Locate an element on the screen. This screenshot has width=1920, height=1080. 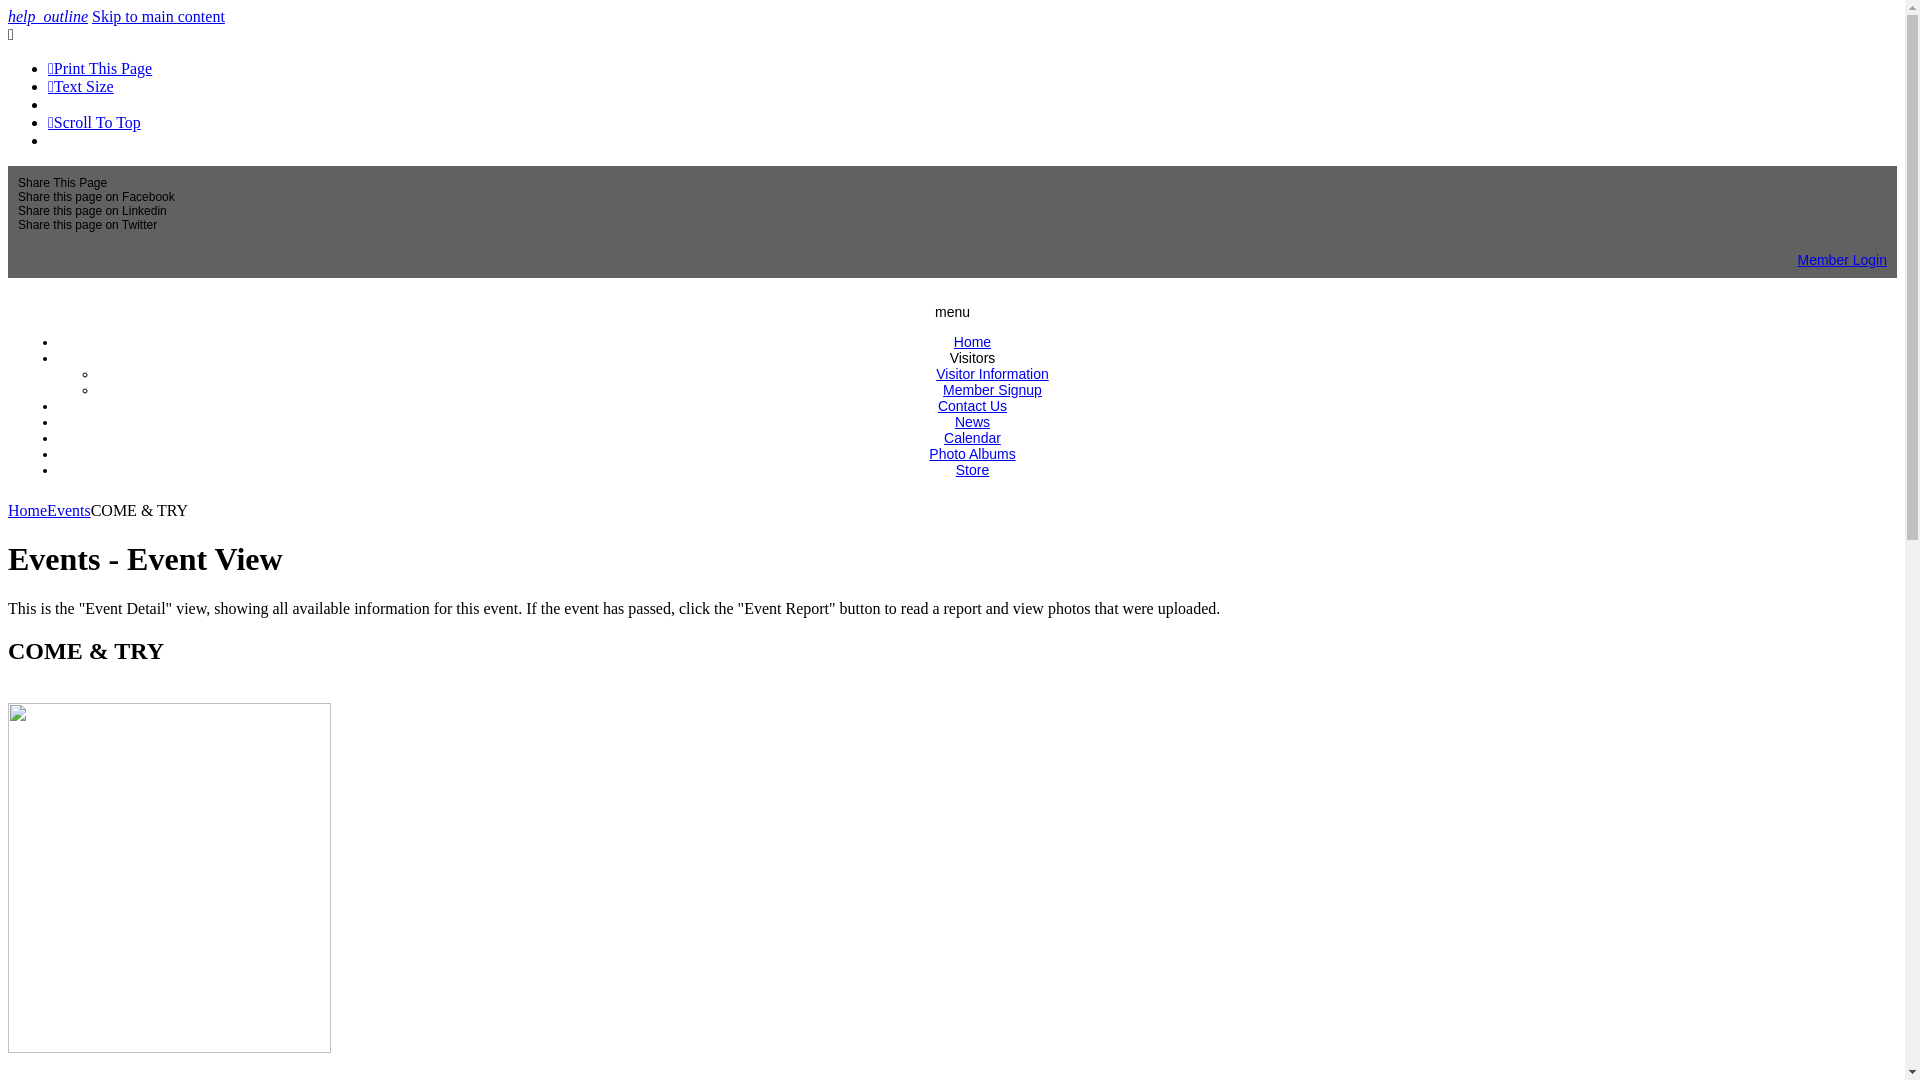
'Events' is located at coordinates (68, 509).